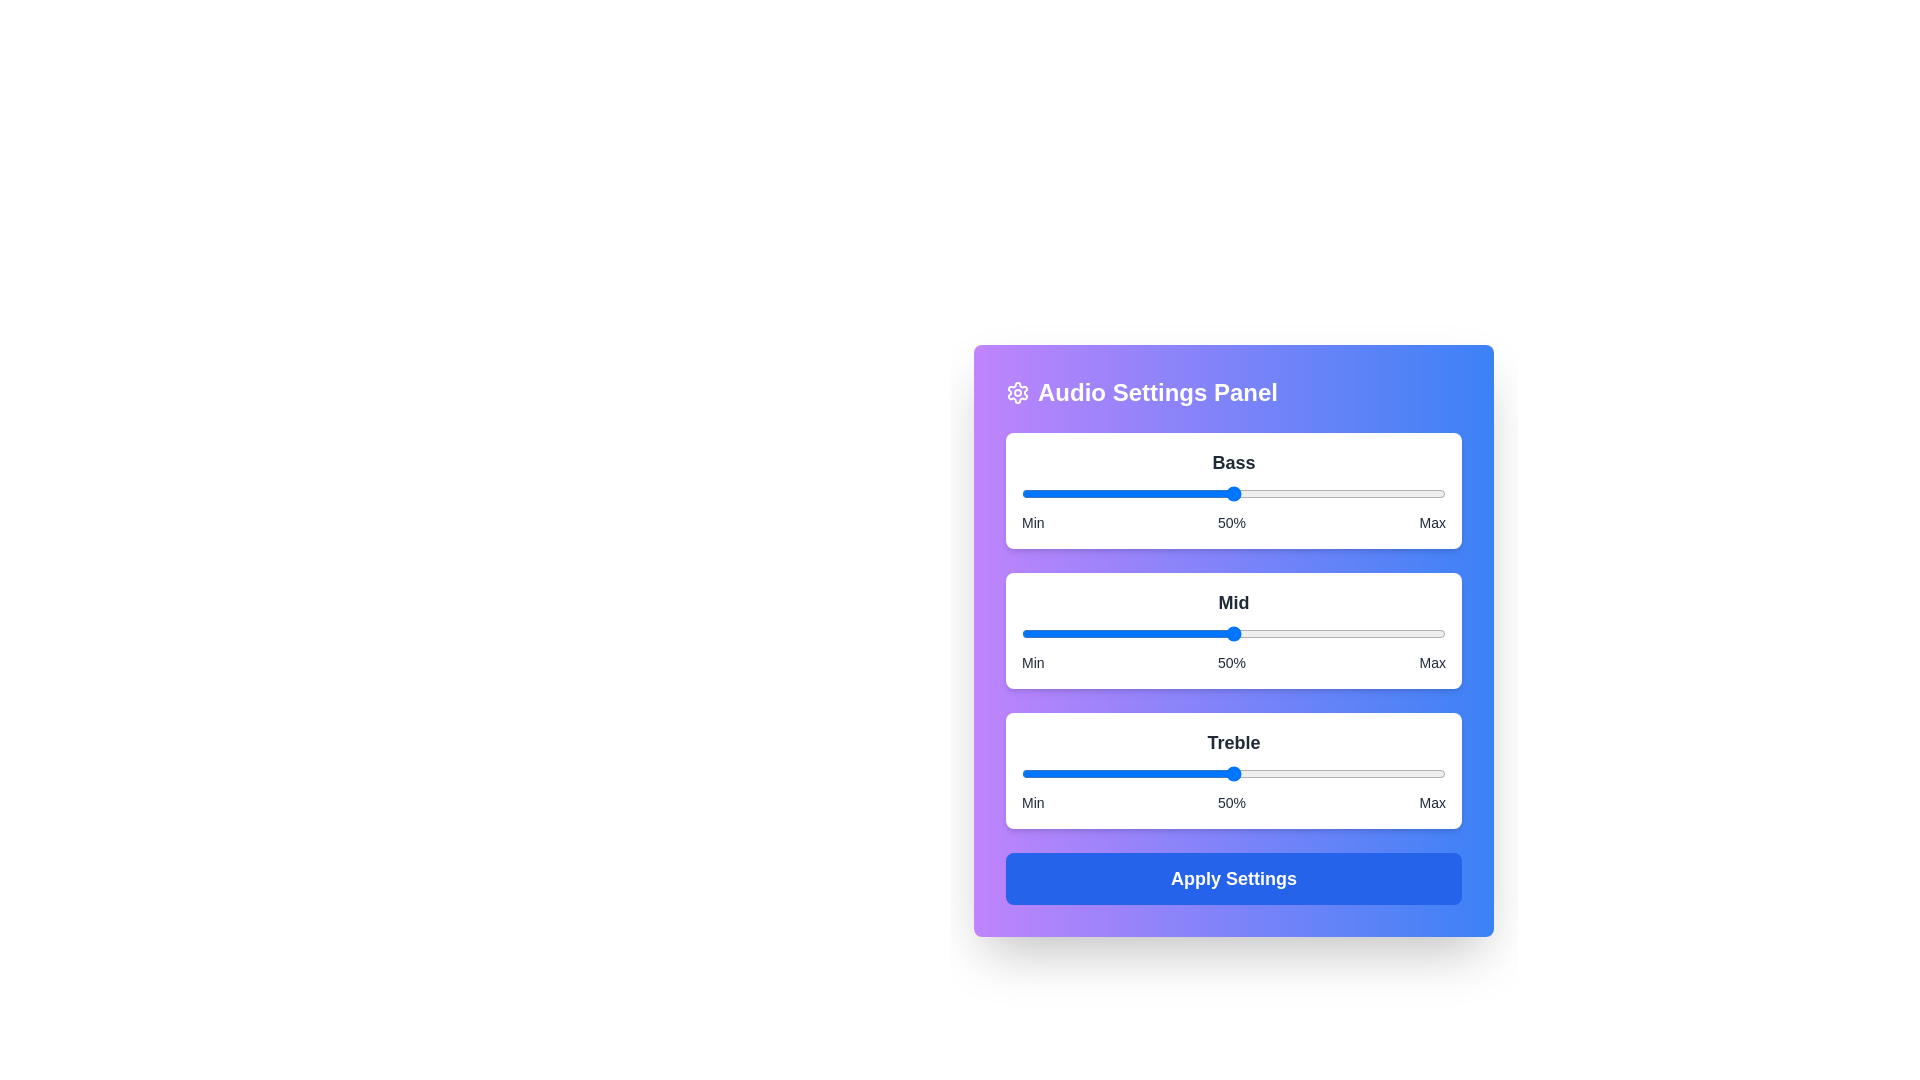 Image resolution: width=1920 pixels, height=1080 pixels. What do you see at coordinates (1231, 522) in the screenshot?
I see `the static text label displaying the current percentage level of the 'Bass' audio setting, located above the 'Mid' and 'Treble' sliders in the audio settings interface` at bounding box center [1231, 522].